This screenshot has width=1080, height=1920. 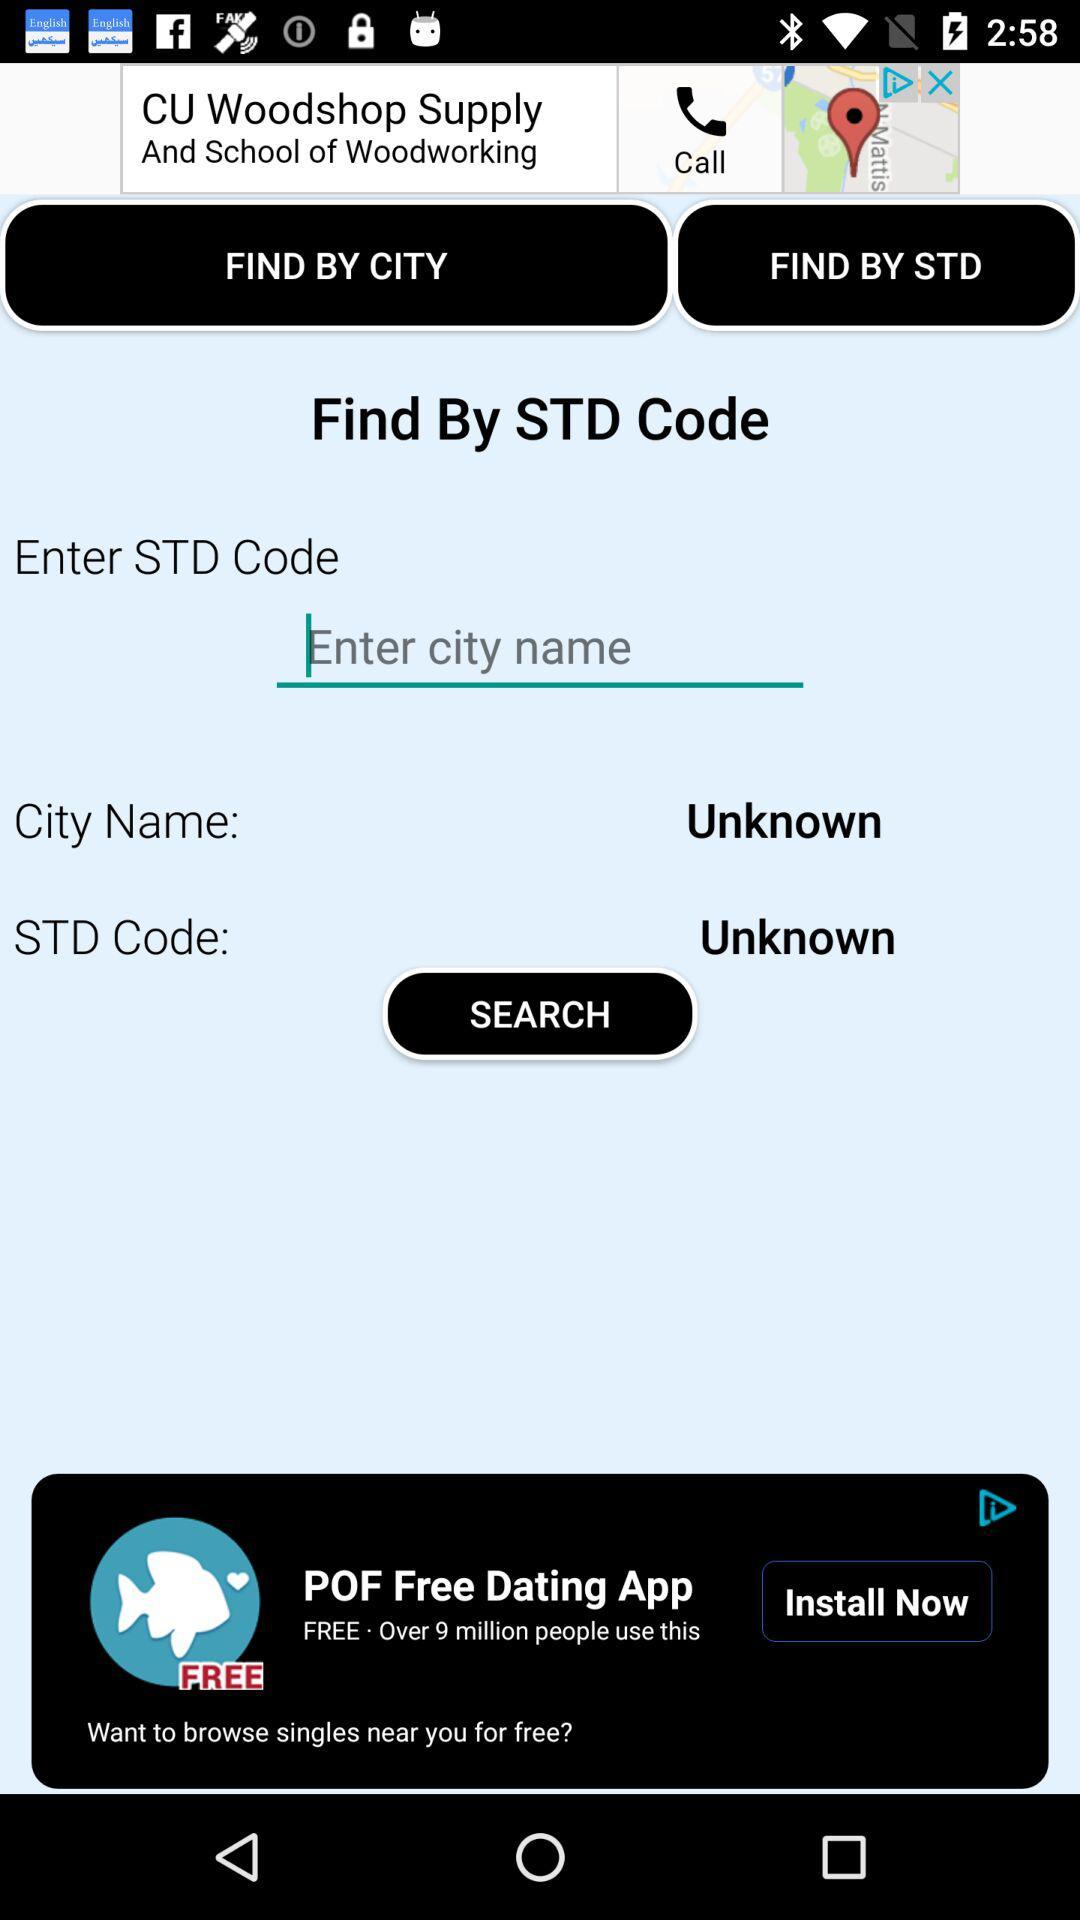 I want to click on open cu woodshop supply advertisement, so click(x=540, y=127).